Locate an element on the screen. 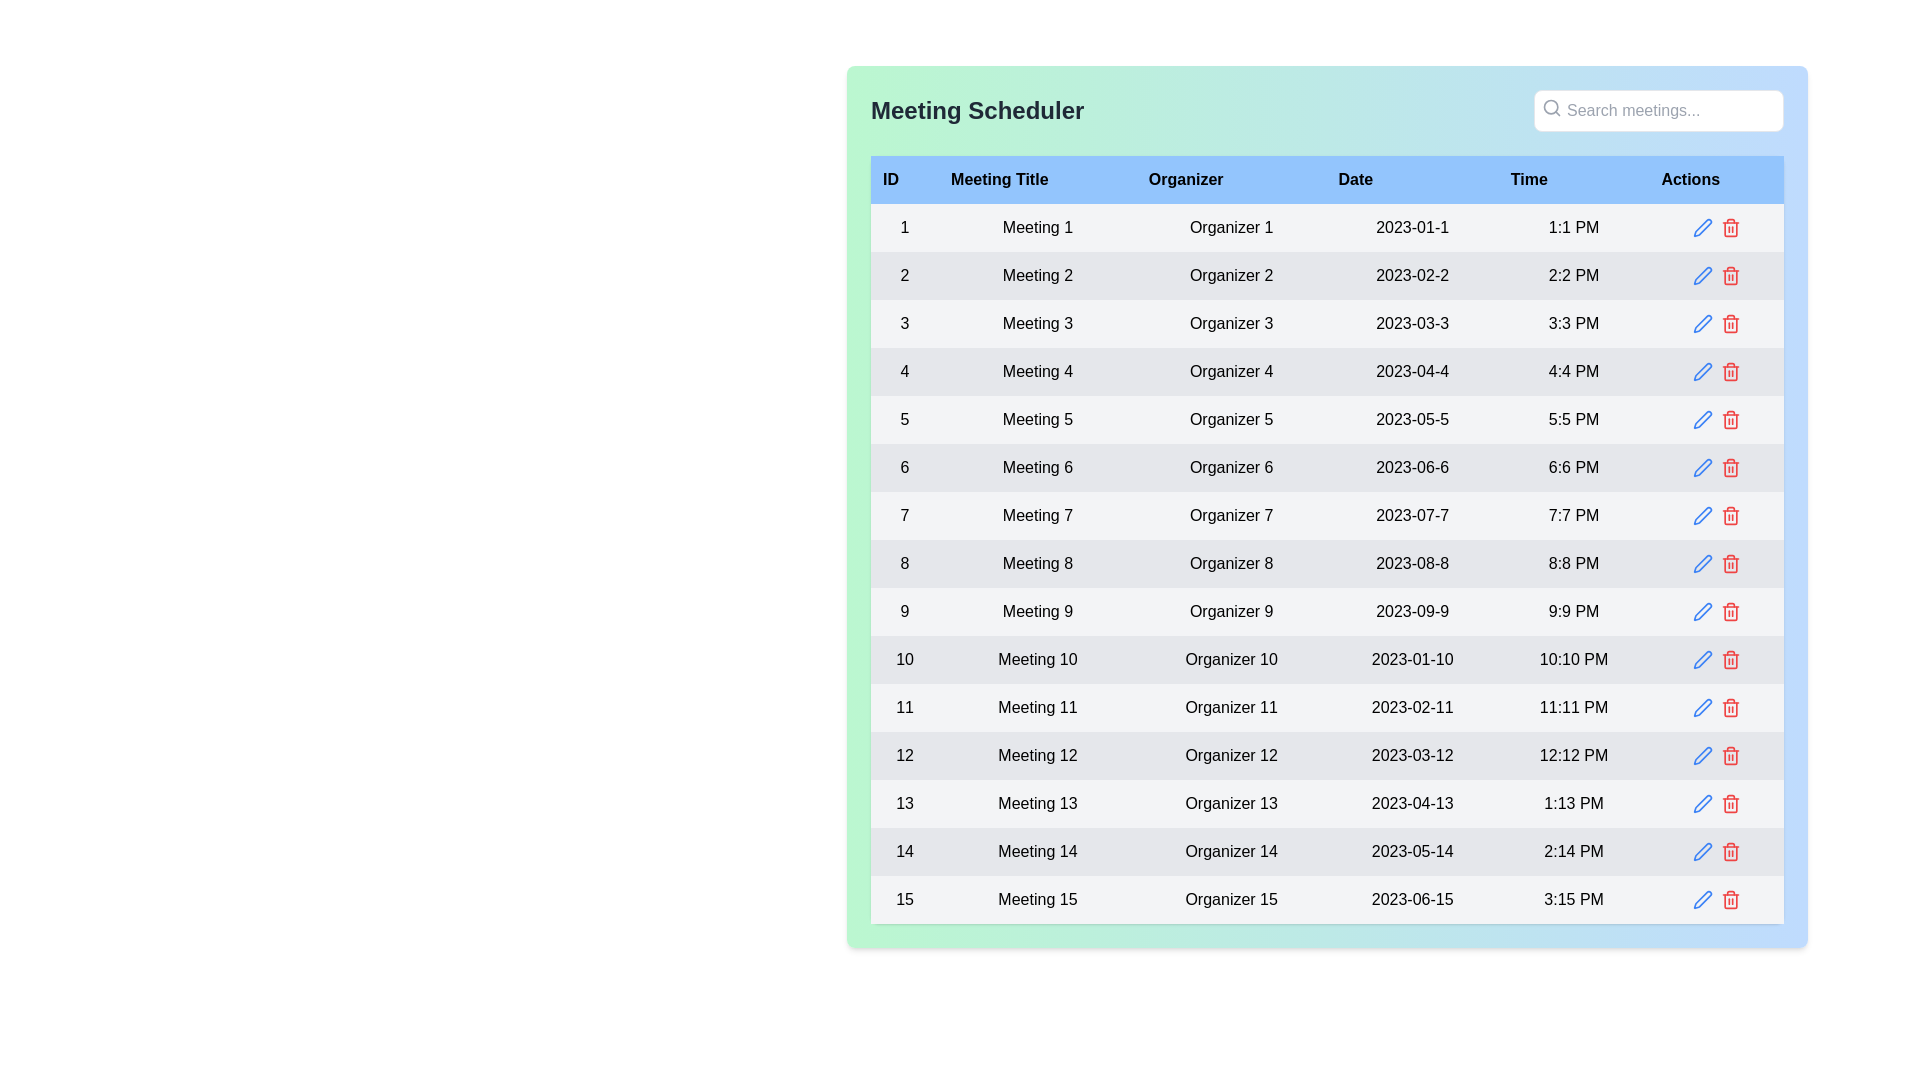 The height and width of the screenshot is (1080, 1920). the static text displaying the scheduled date for a meeting located in the fourth row of the table under the 'Date' column is located at coordinates (1411, 371).